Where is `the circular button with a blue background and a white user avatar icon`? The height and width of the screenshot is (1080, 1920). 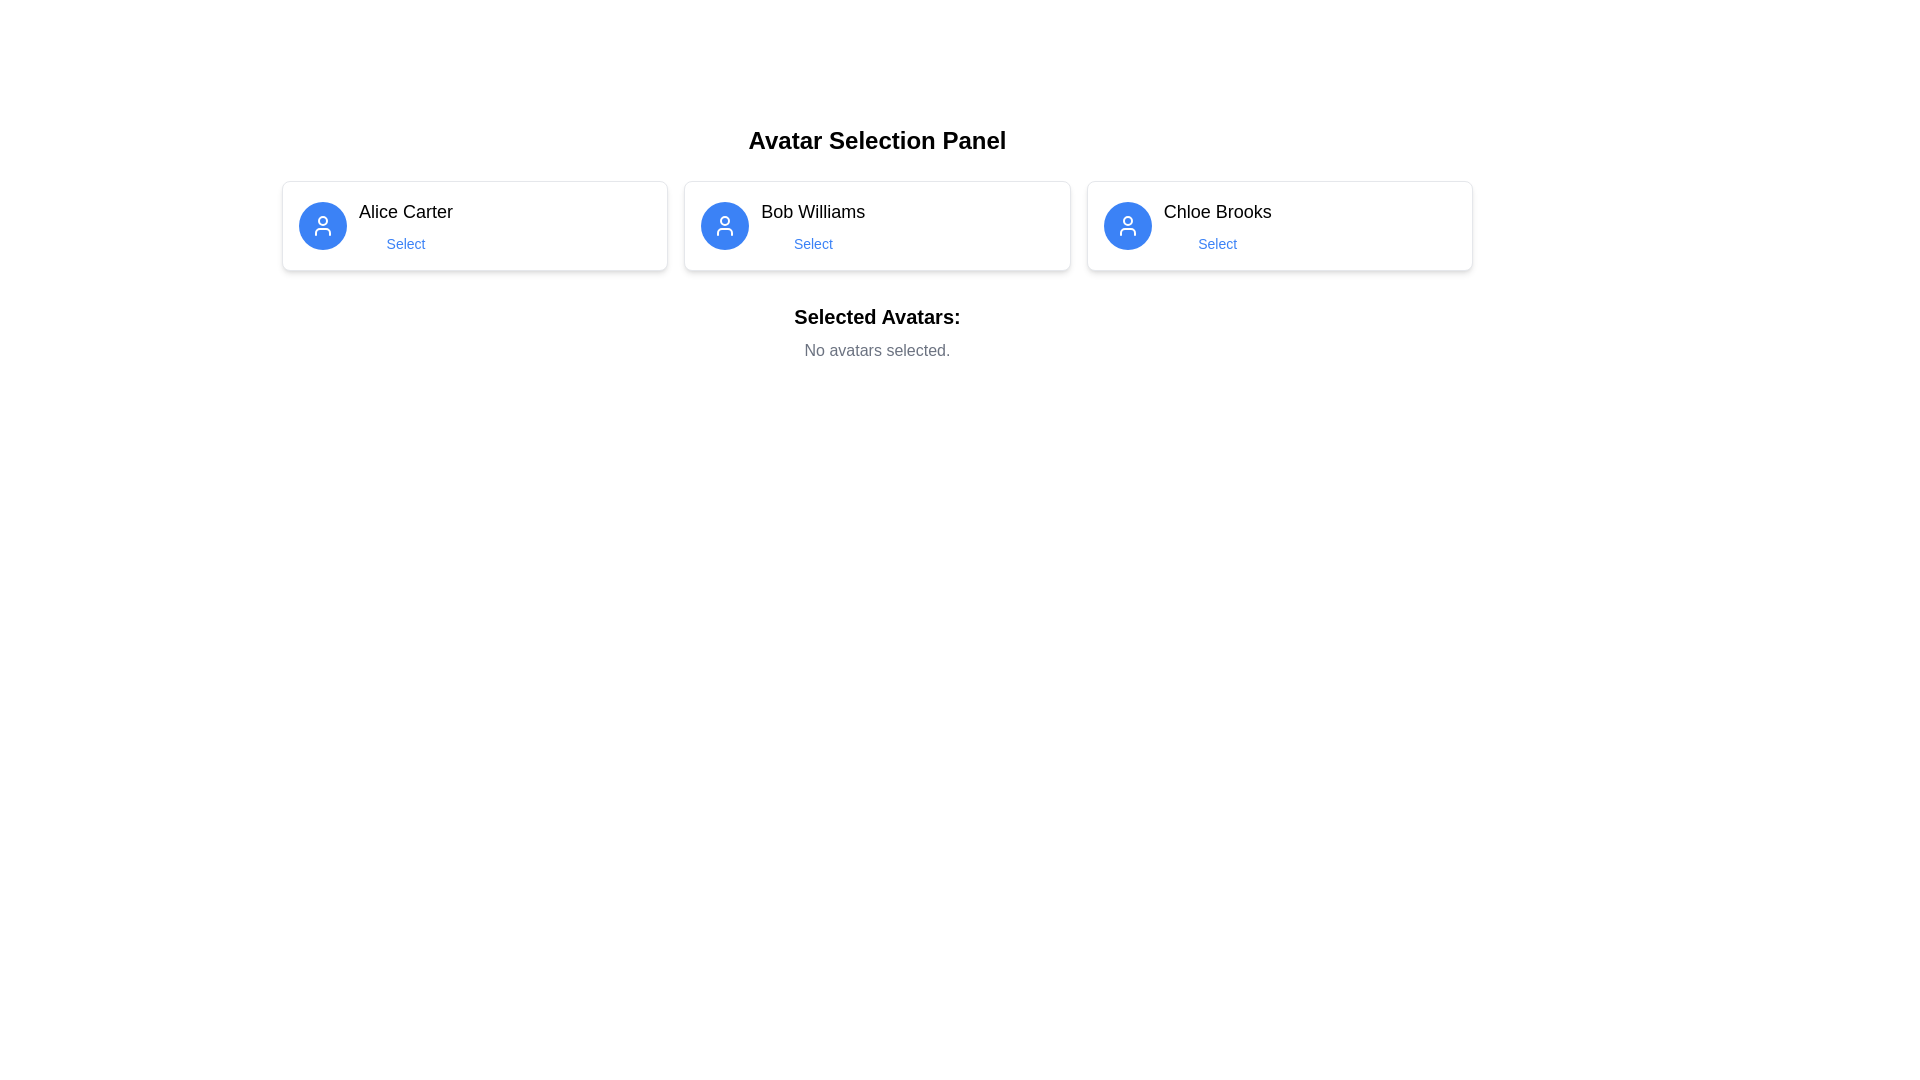
the circular button with a blue background and a white user avatar icon is located at coordinates (322, 225).